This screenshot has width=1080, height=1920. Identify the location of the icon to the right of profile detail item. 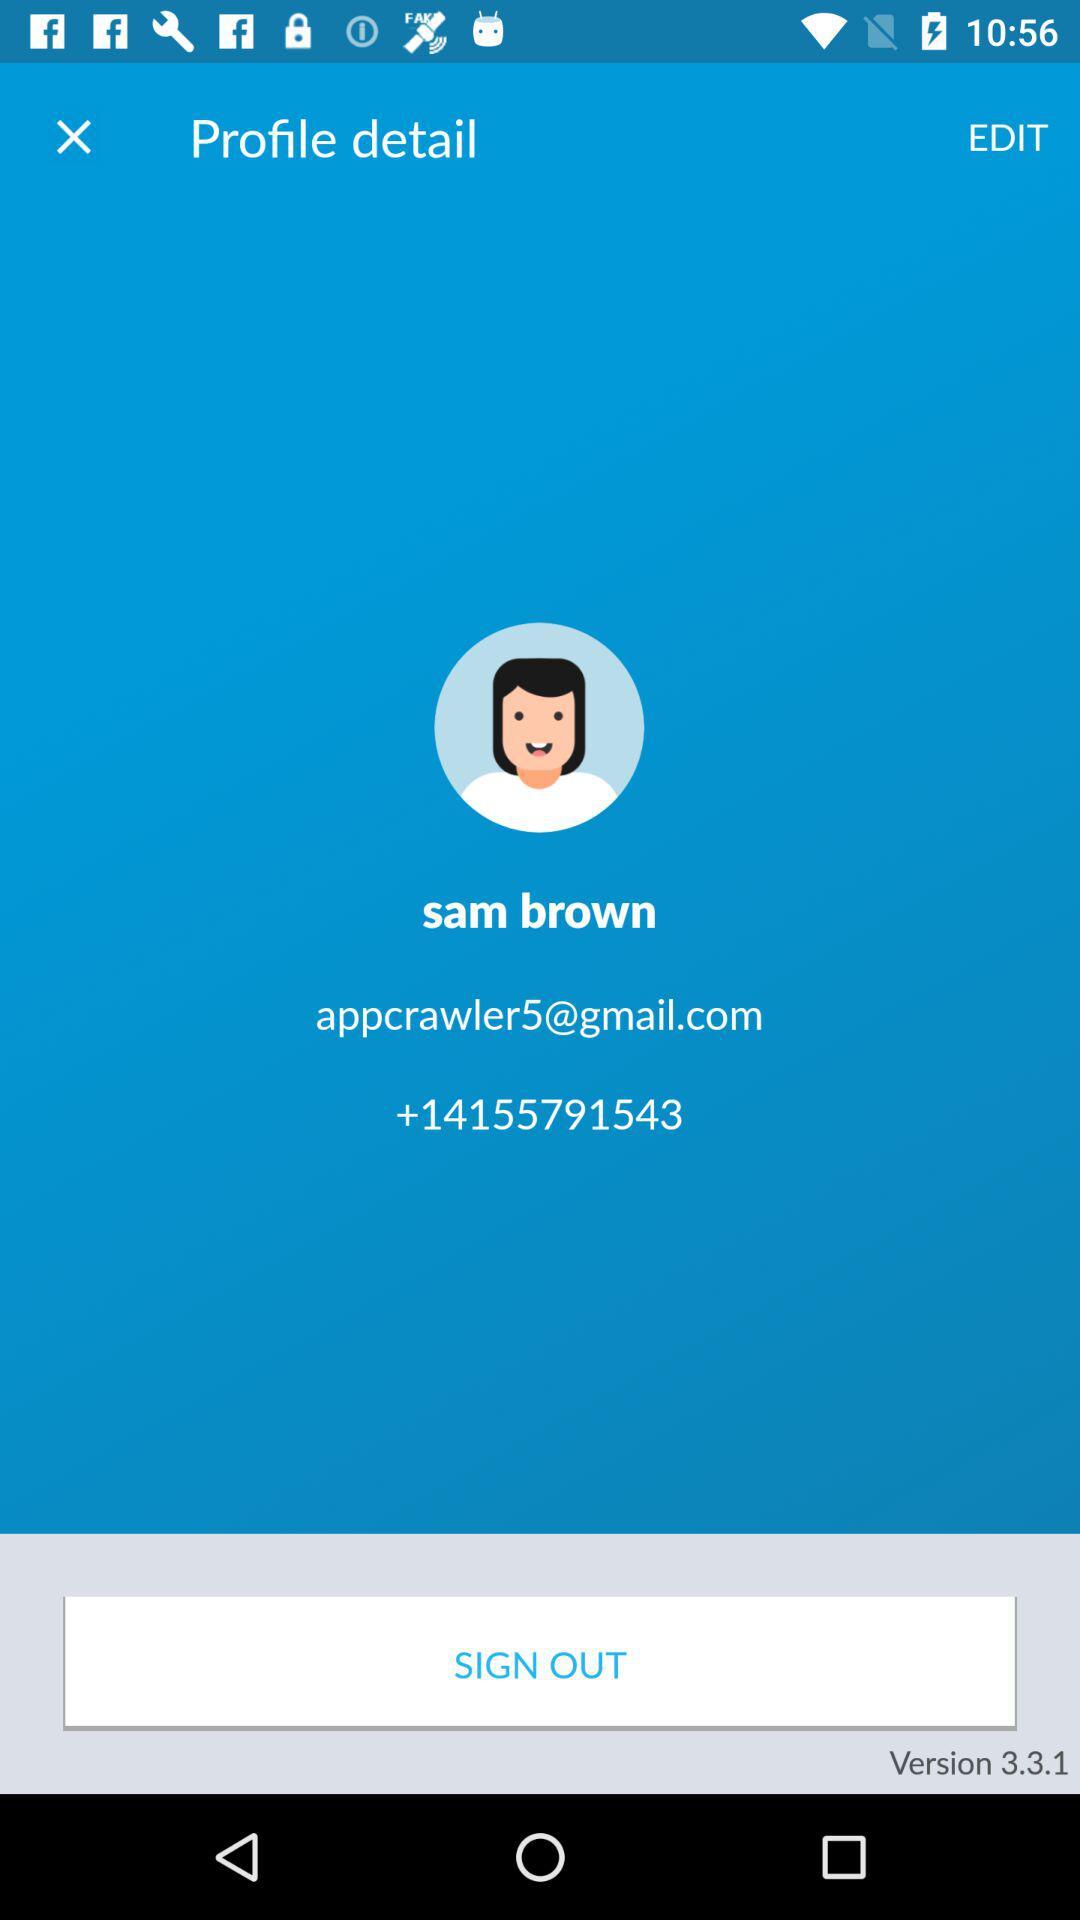
(1007, 135).